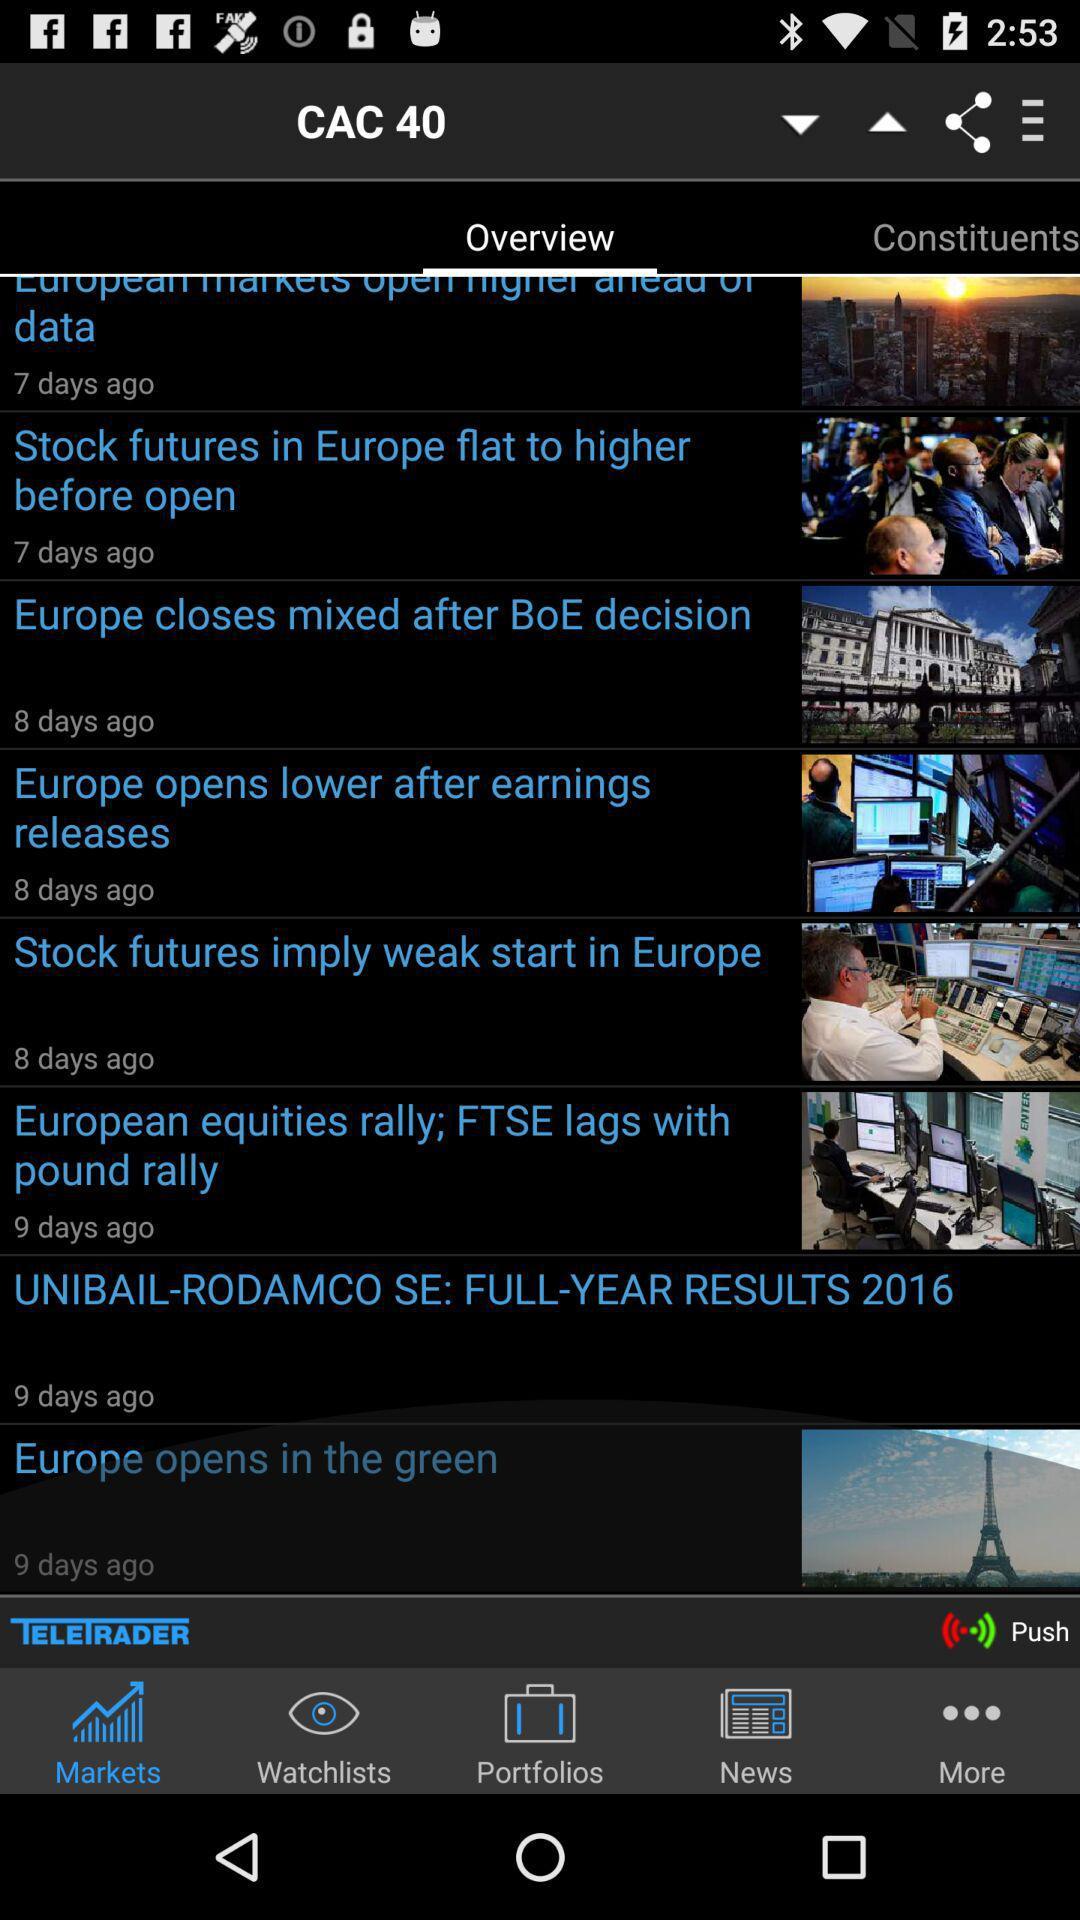 The image size is (1080, 1920). Describe the element at coordinates (1032, 128) in the screenshot. I see `the menu icon` at that location.